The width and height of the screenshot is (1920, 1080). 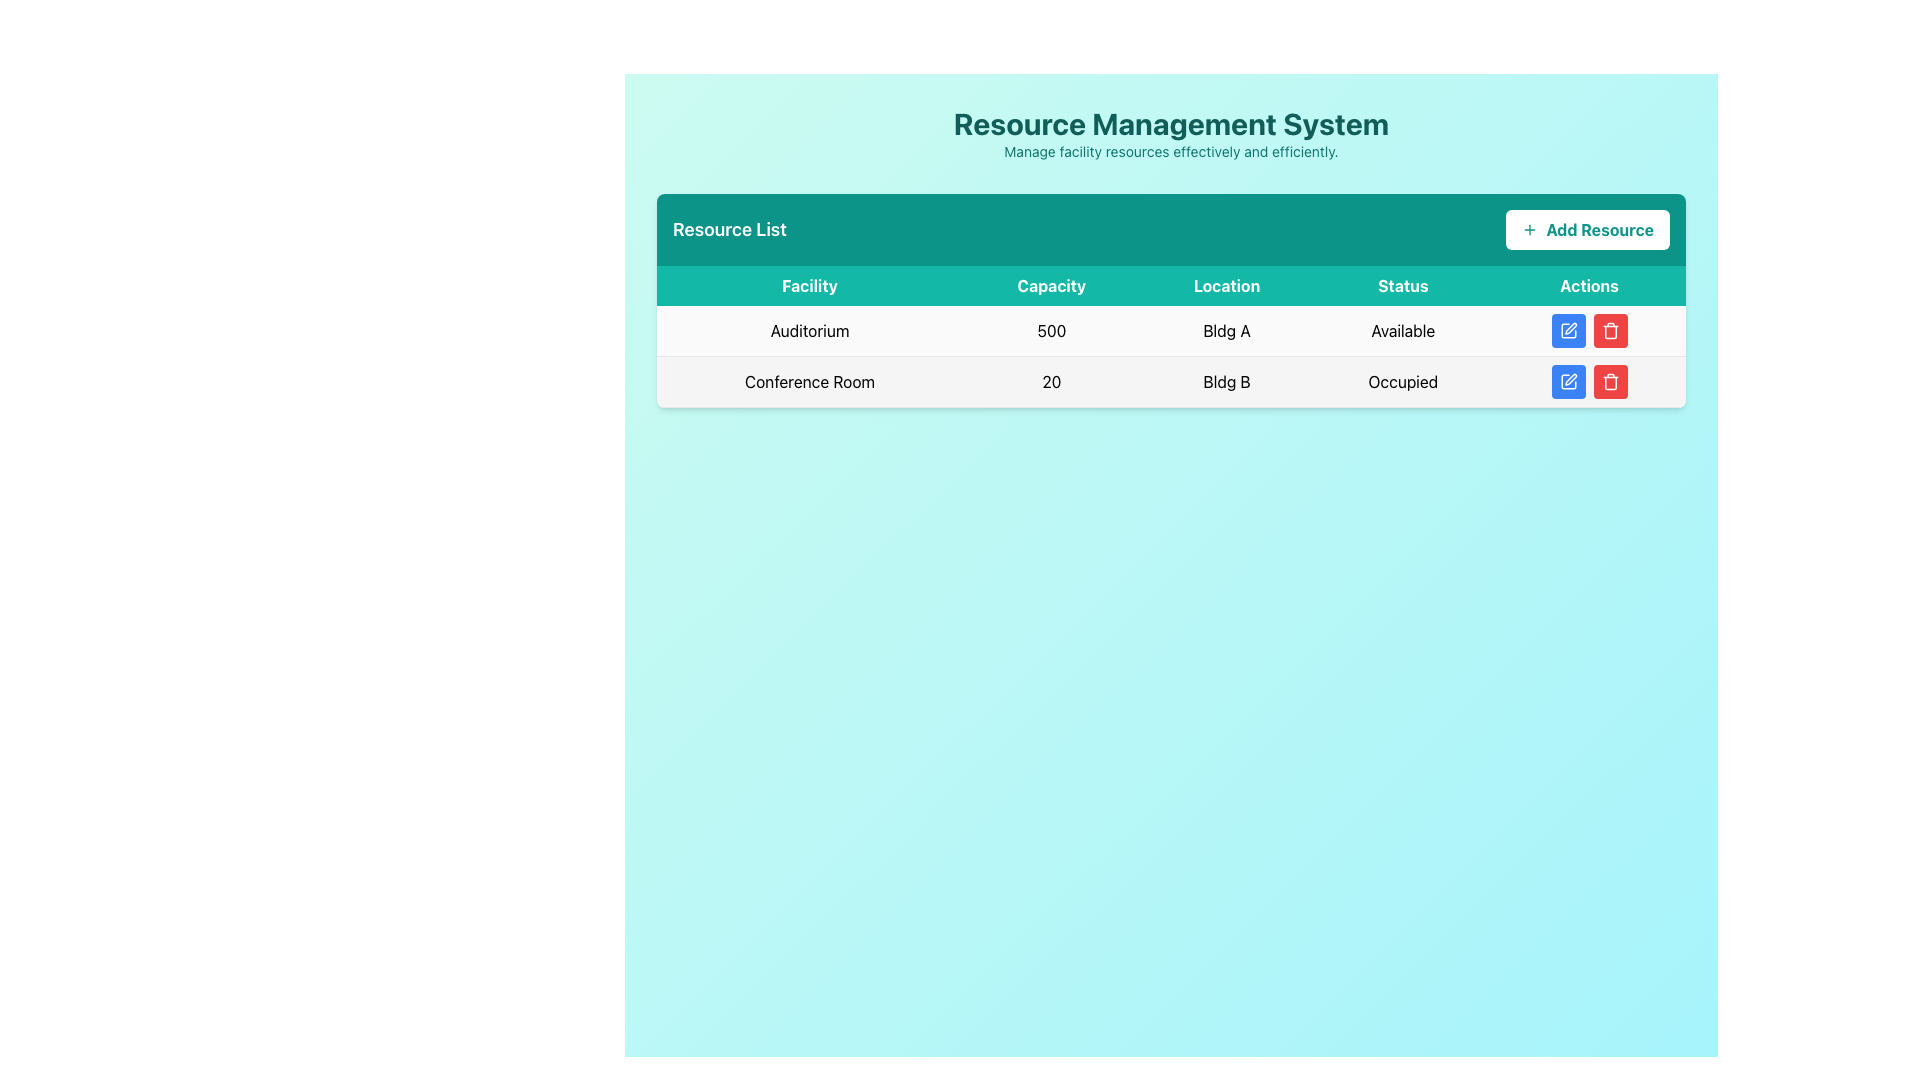 What do you see at coordinates (1588, 330) in the screenshot?
I see `the blue edit button in the Actions column of the first row of the Resource List table` at bounding box center [1588, 330].